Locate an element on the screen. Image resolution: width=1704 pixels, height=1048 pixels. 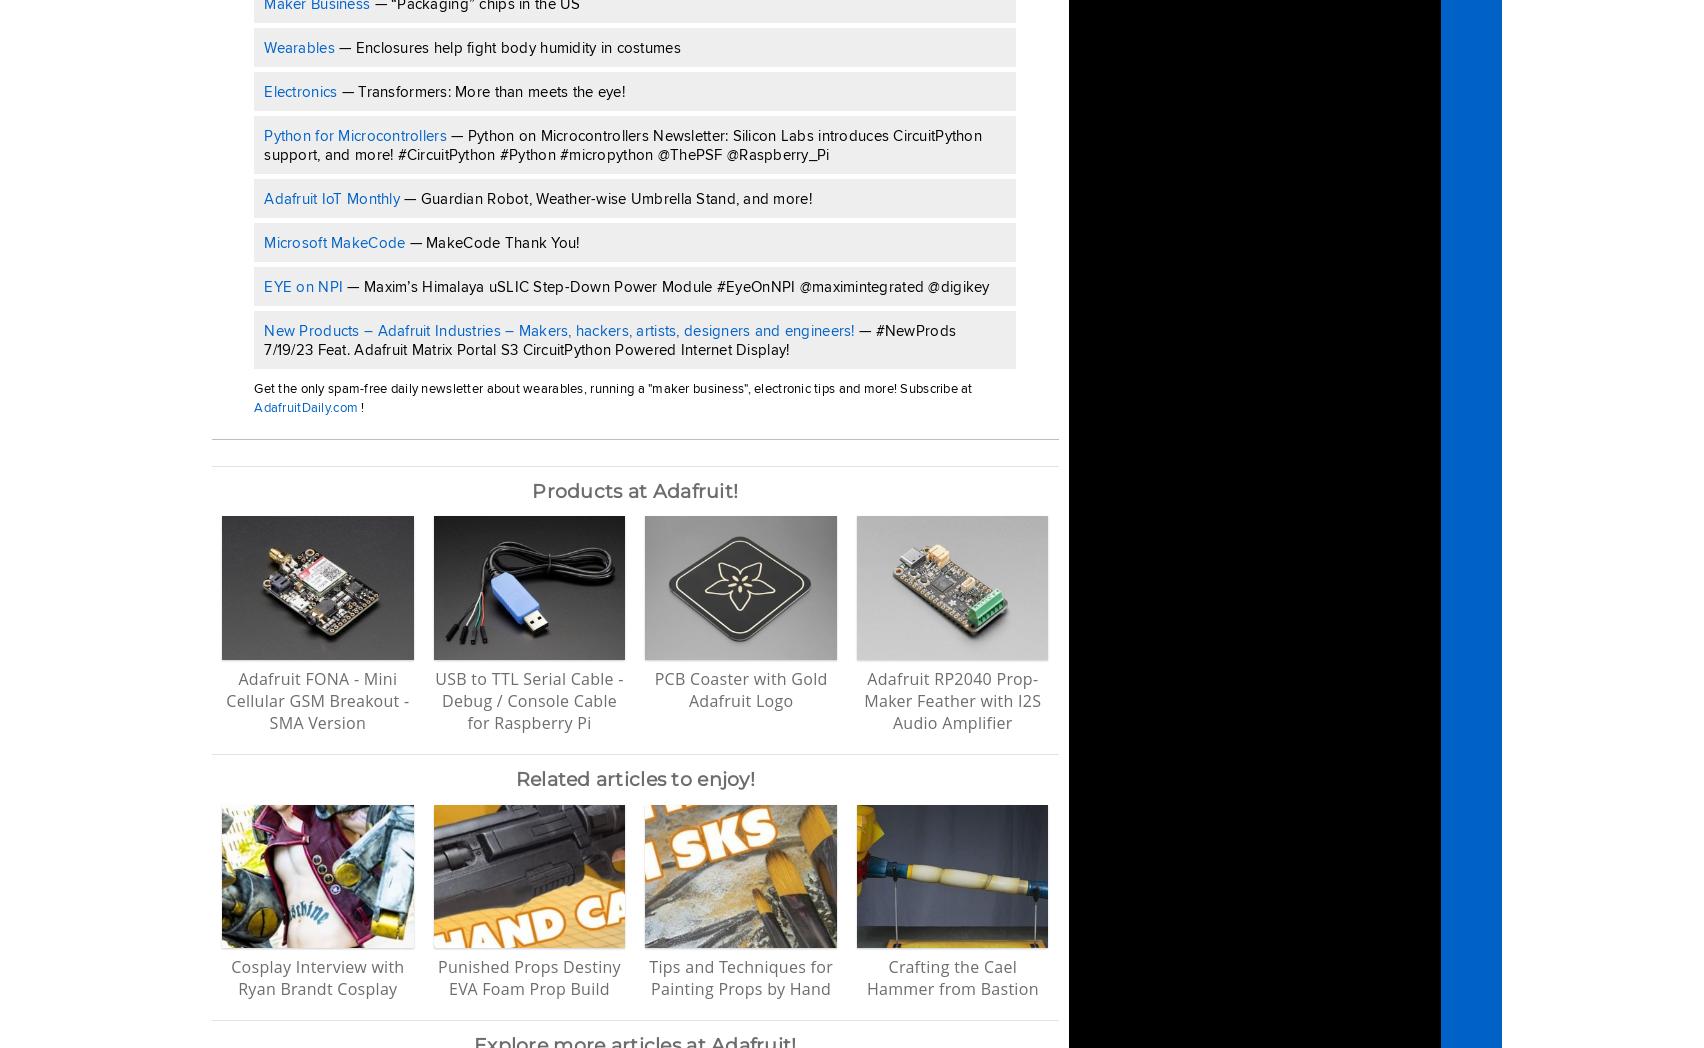
'— Enclosures help fight body humidity in costumes' is located at coordinates (506, 47).